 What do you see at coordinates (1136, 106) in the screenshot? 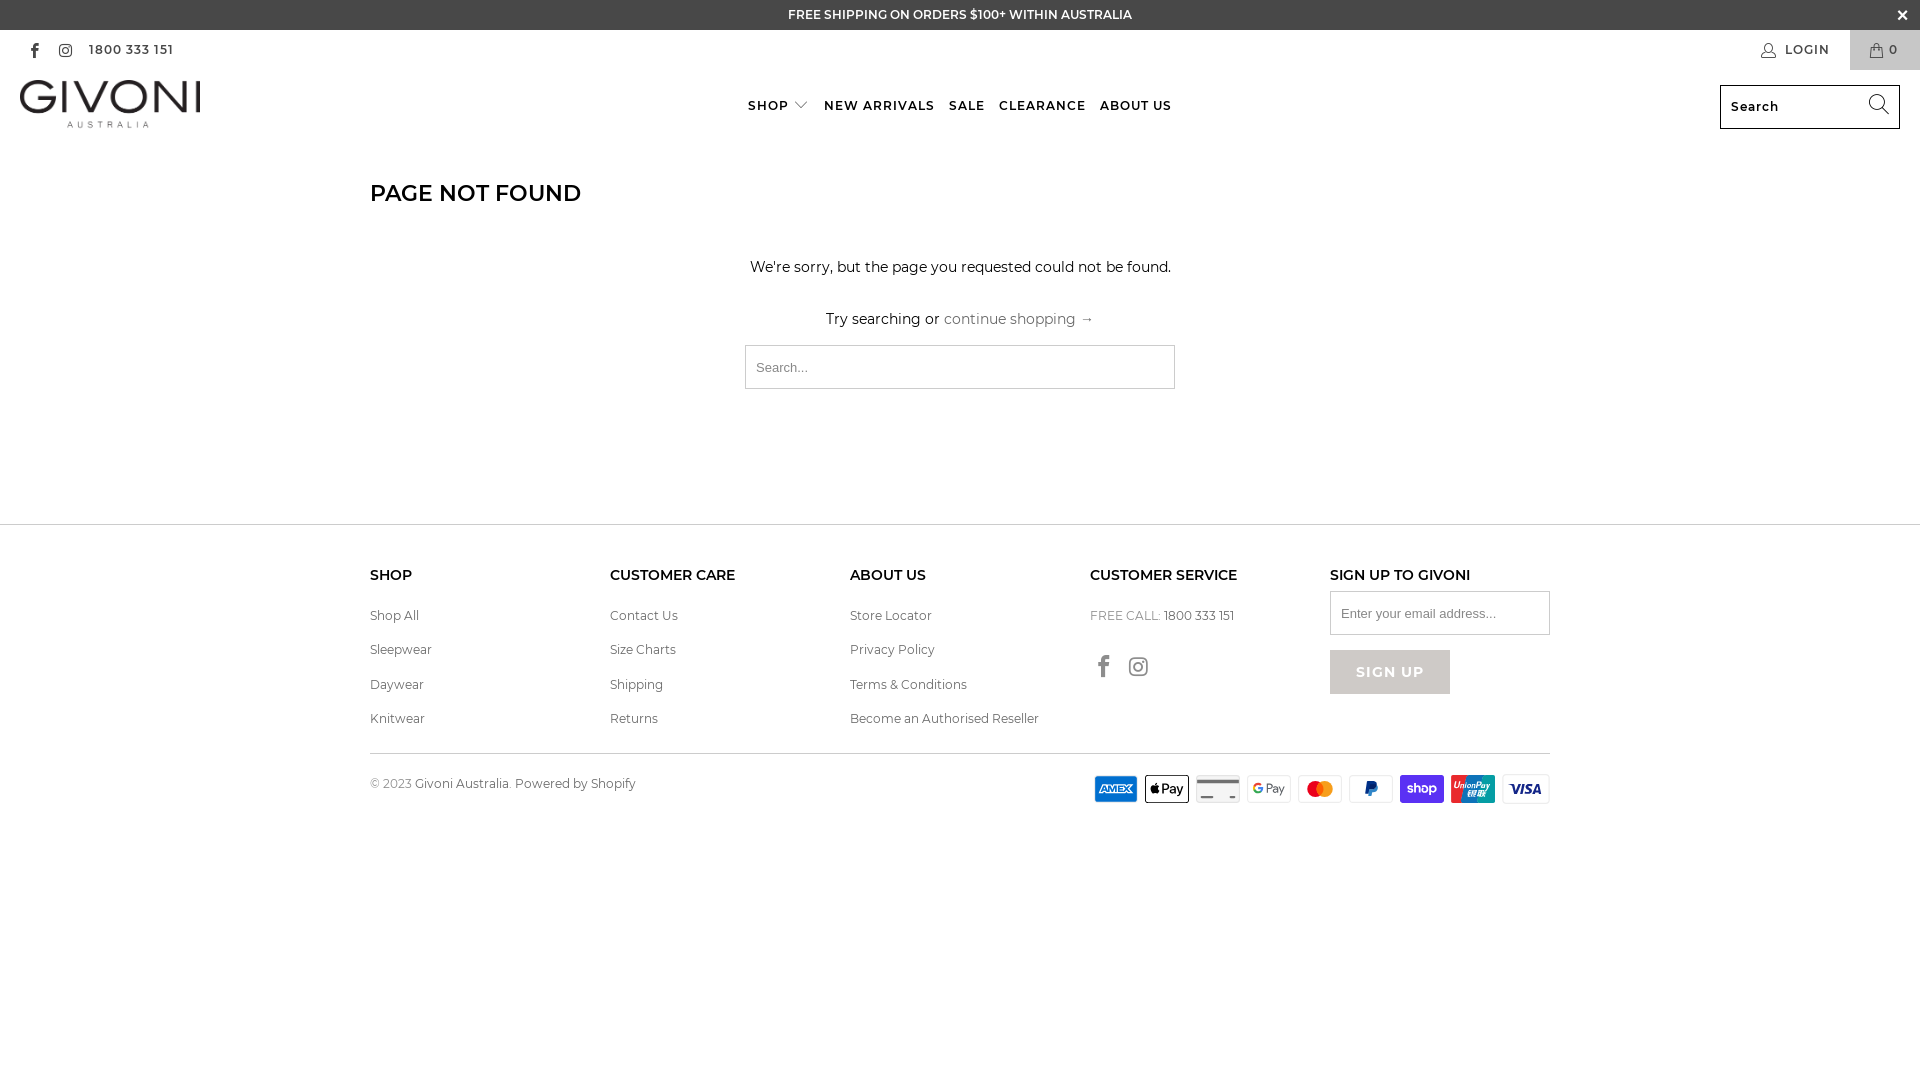
I see `'ABOUT US'` at bounding box center [1136, 106].